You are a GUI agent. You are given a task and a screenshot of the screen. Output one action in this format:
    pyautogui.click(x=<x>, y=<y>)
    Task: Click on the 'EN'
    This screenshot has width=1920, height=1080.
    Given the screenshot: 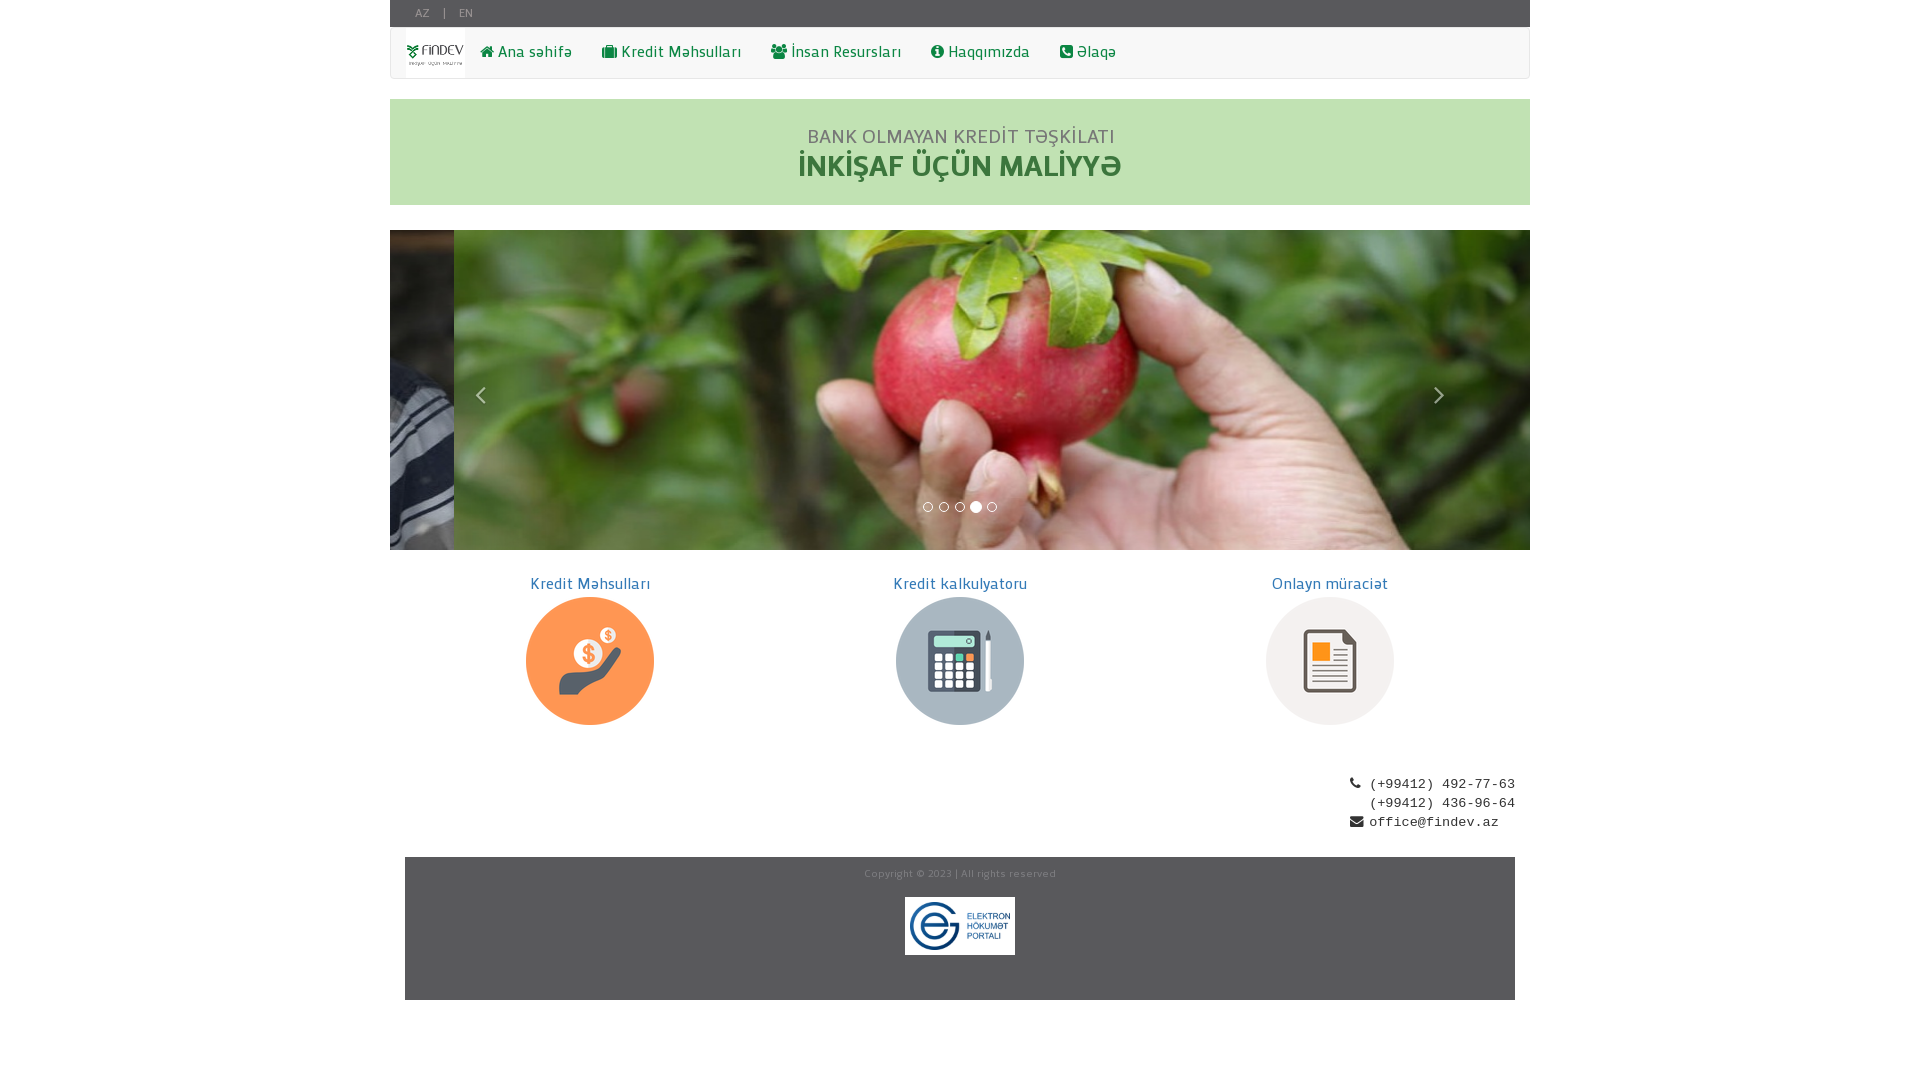 What is the action you would take?
    pyautogui.click(x=464, y=13)
    